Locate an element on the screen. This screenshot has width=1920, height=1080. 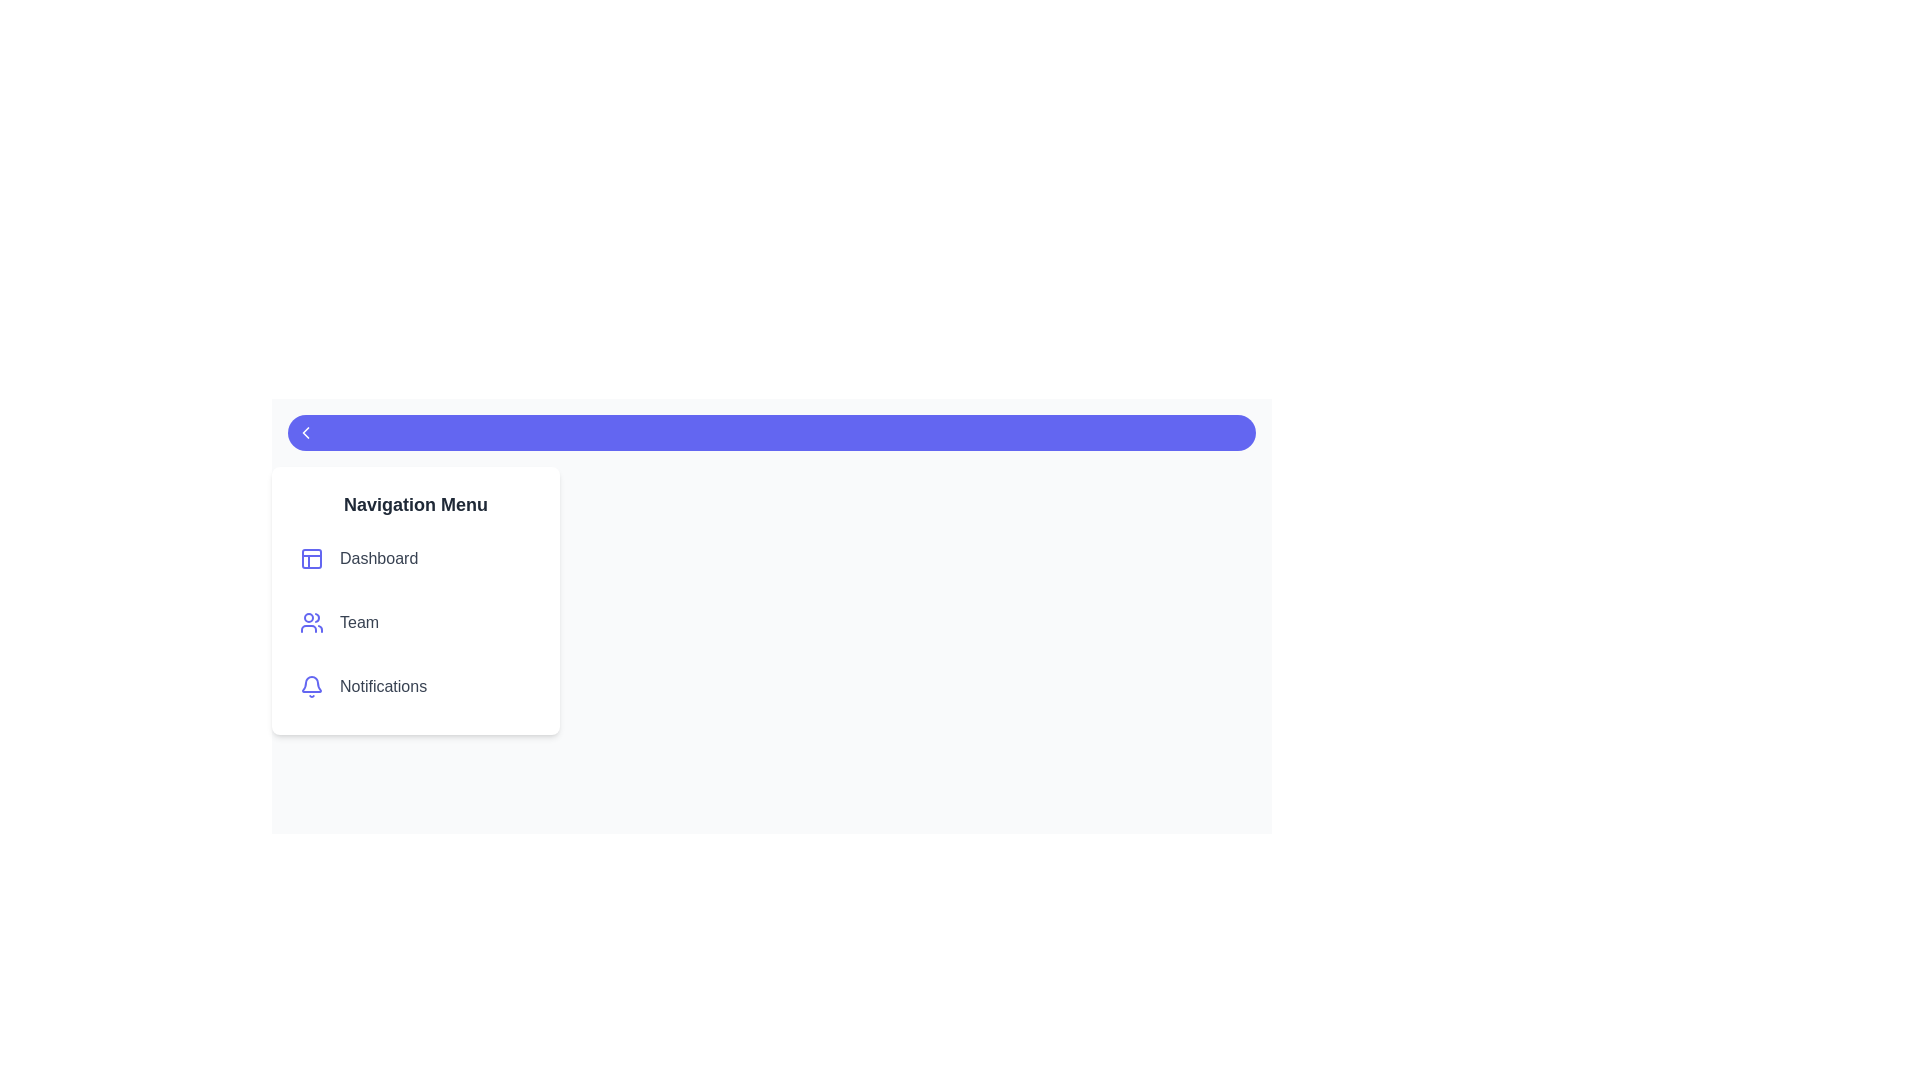
the menu item labeled Notifications to observe the visual feedback is located at coordinates (415, 685).